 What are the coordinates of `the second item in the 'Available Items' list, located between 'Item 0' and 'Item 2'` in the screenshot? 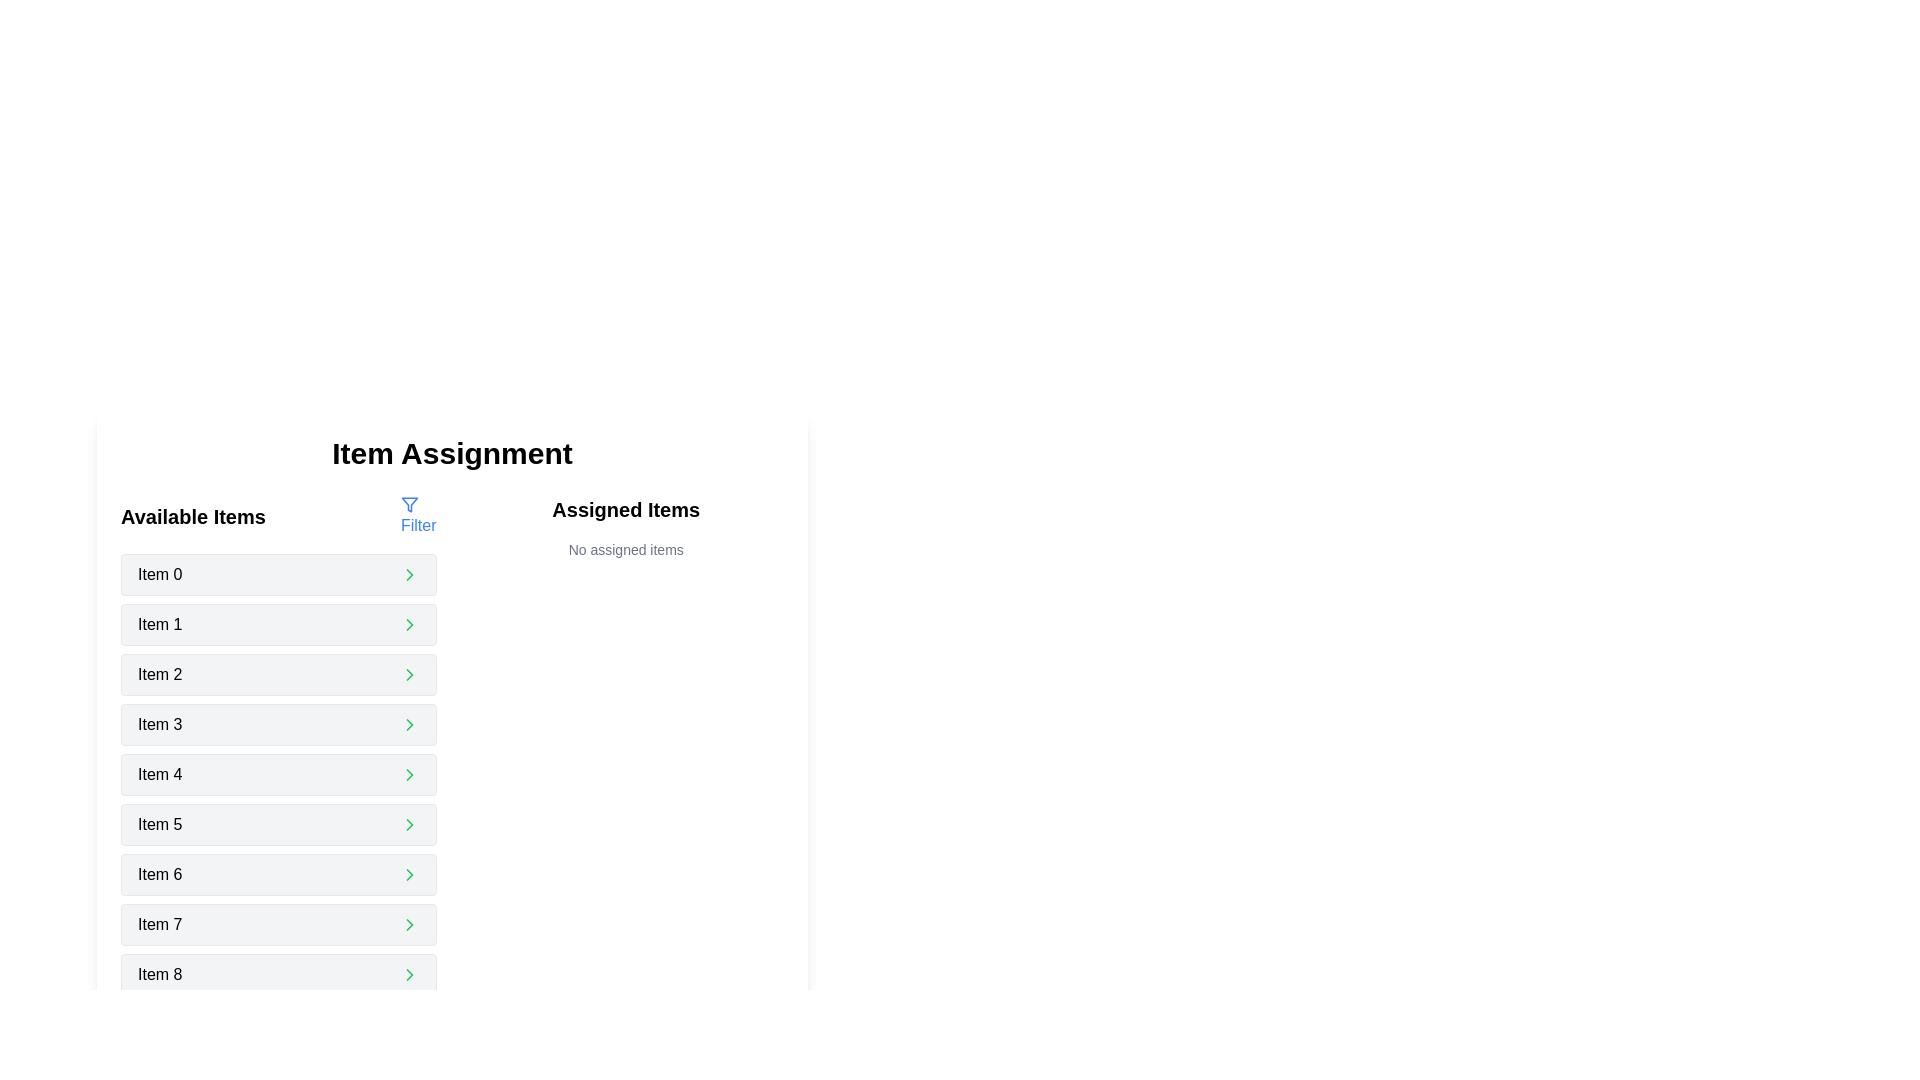 It's located at (277, 623).